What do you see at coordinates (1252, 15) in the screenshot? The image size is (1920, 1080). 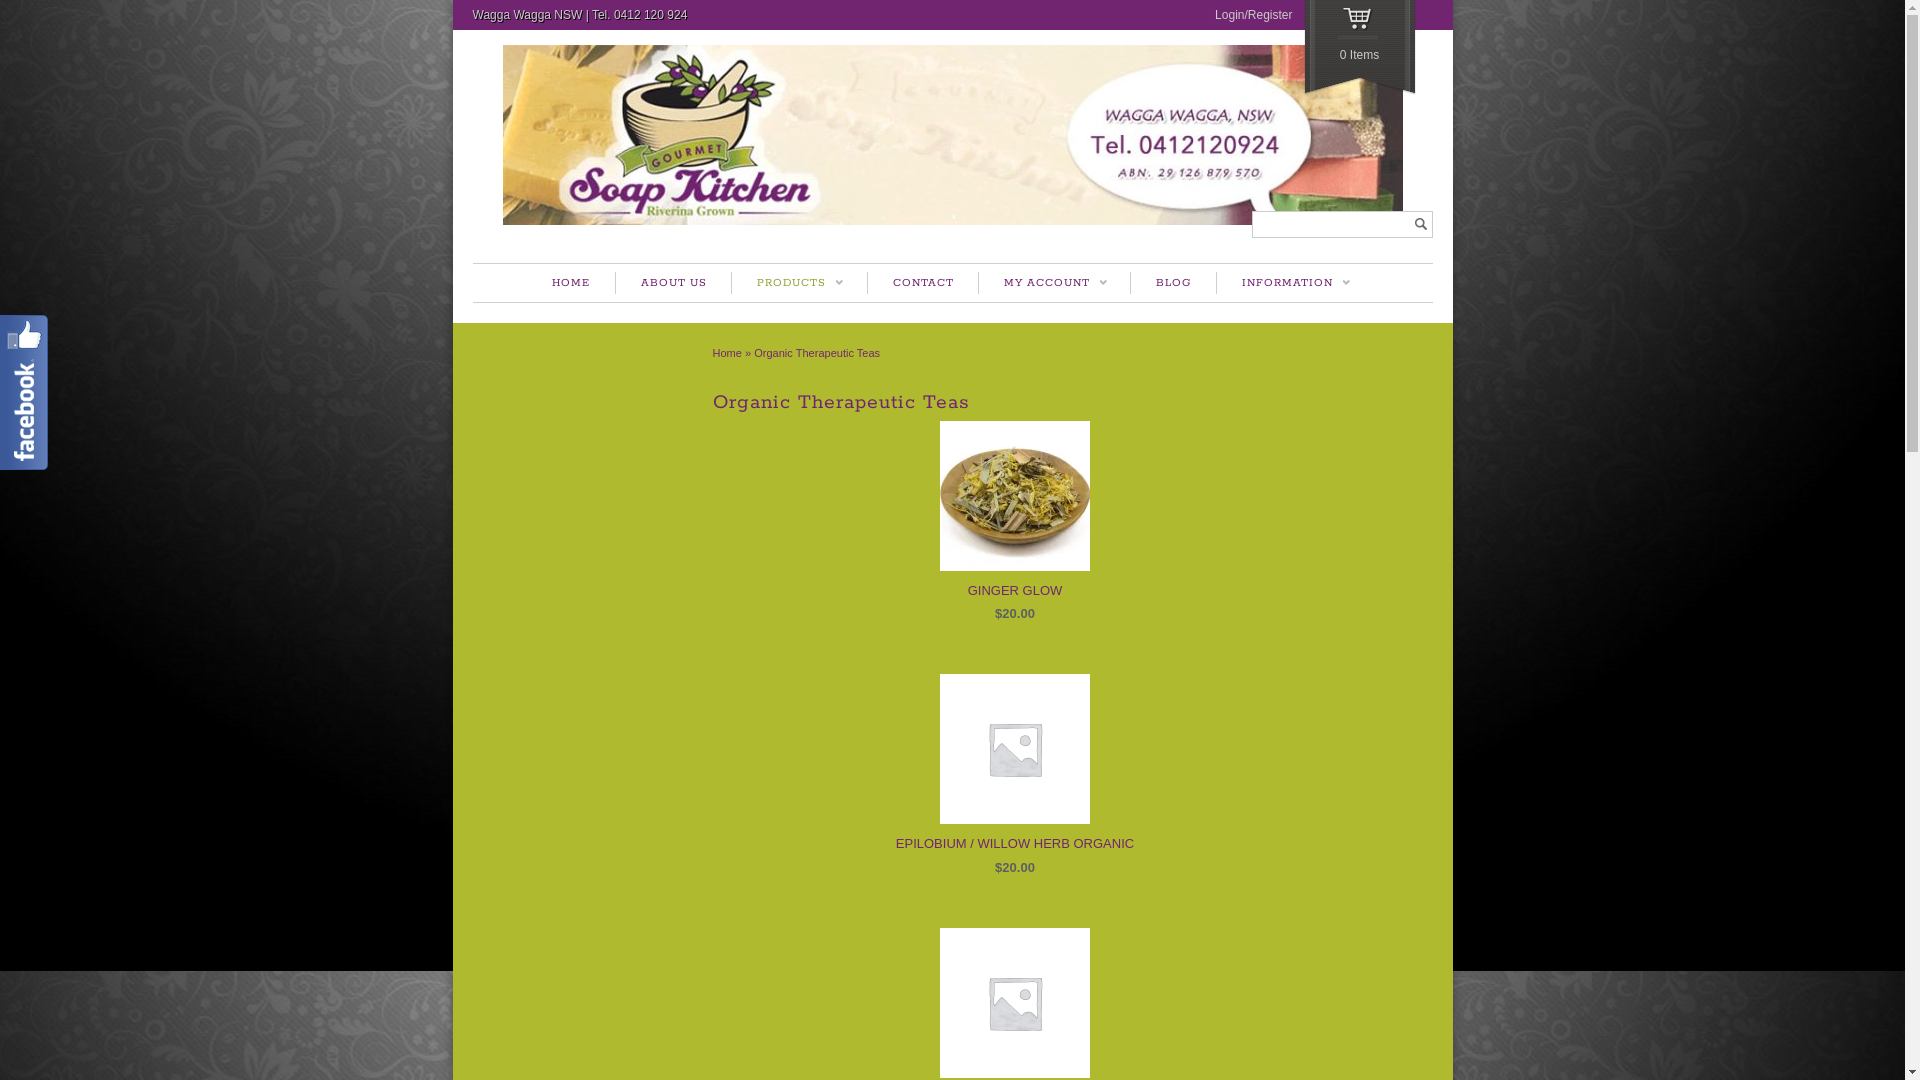 I see `'Login/Register'` at bounding box center [1252, 15].